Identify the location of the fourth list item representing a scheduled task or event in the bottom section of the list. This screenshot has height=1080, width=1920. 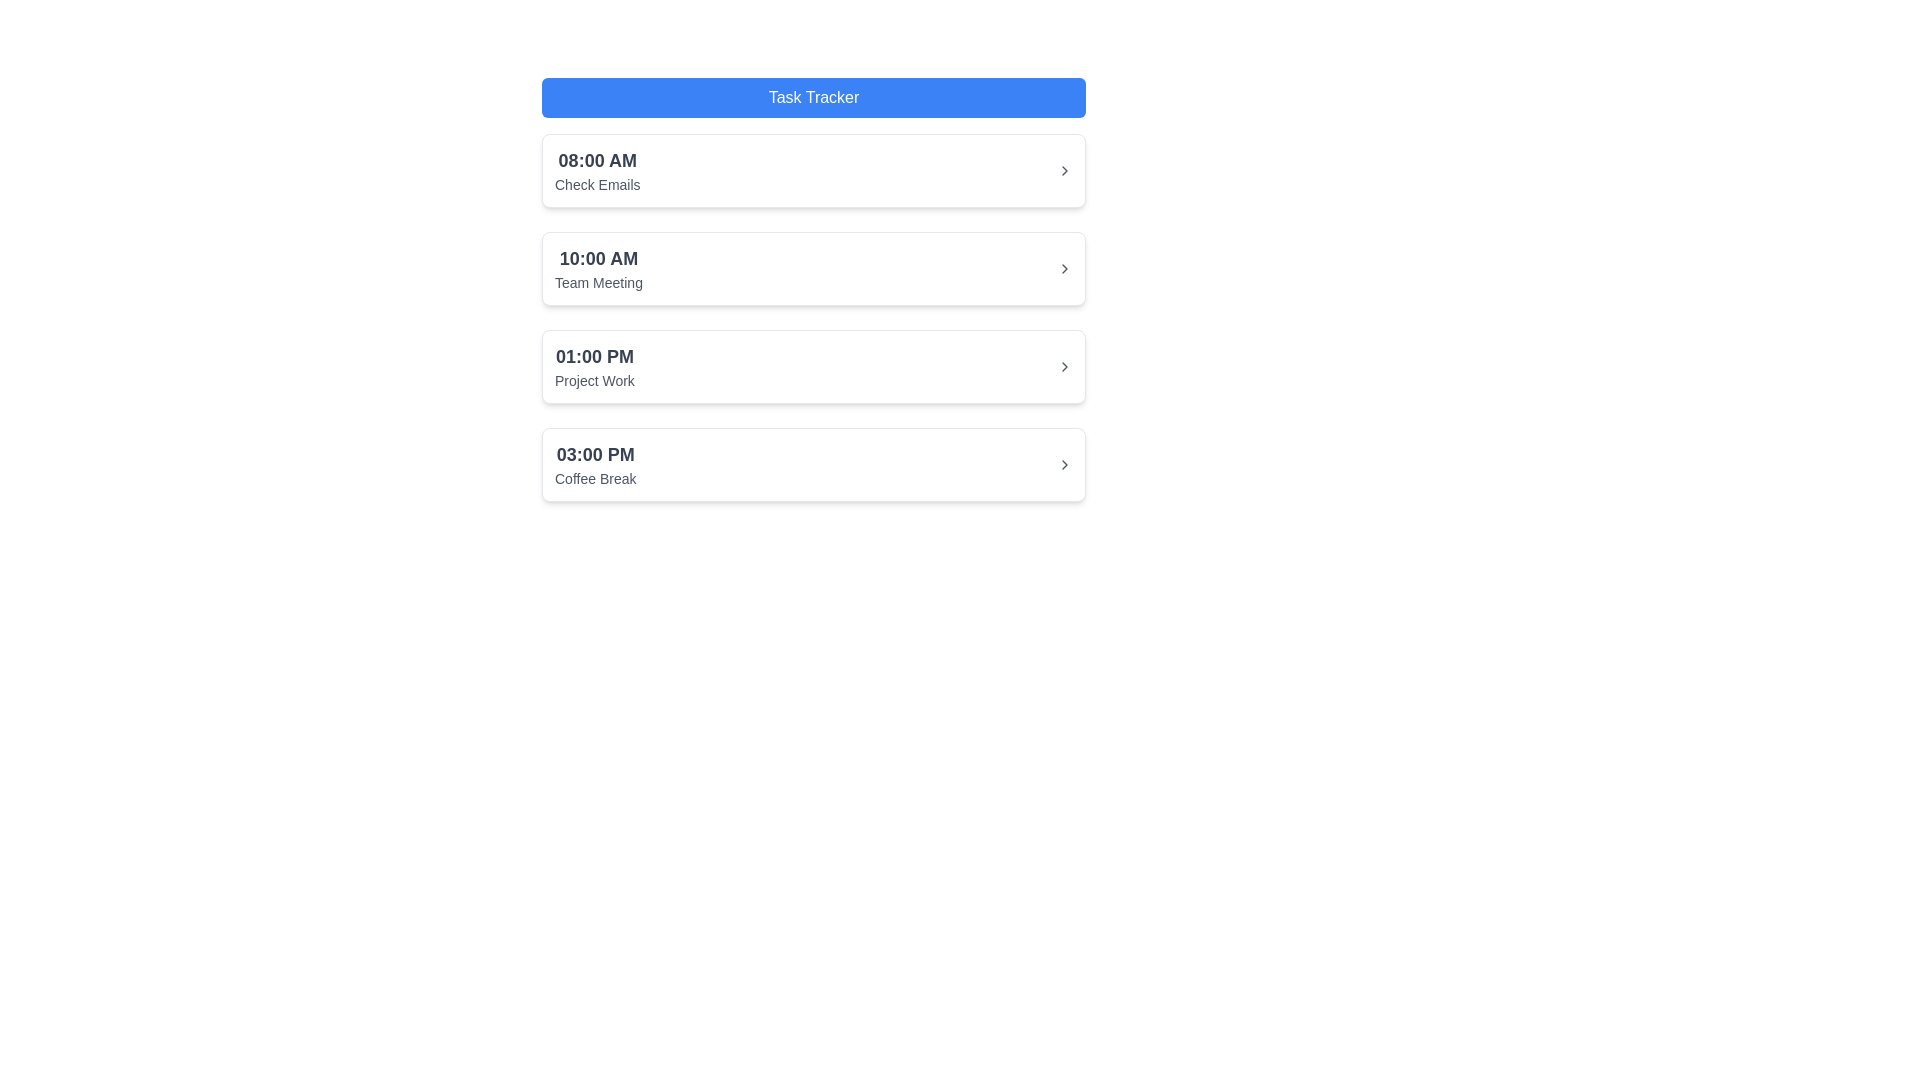
(814, 465).